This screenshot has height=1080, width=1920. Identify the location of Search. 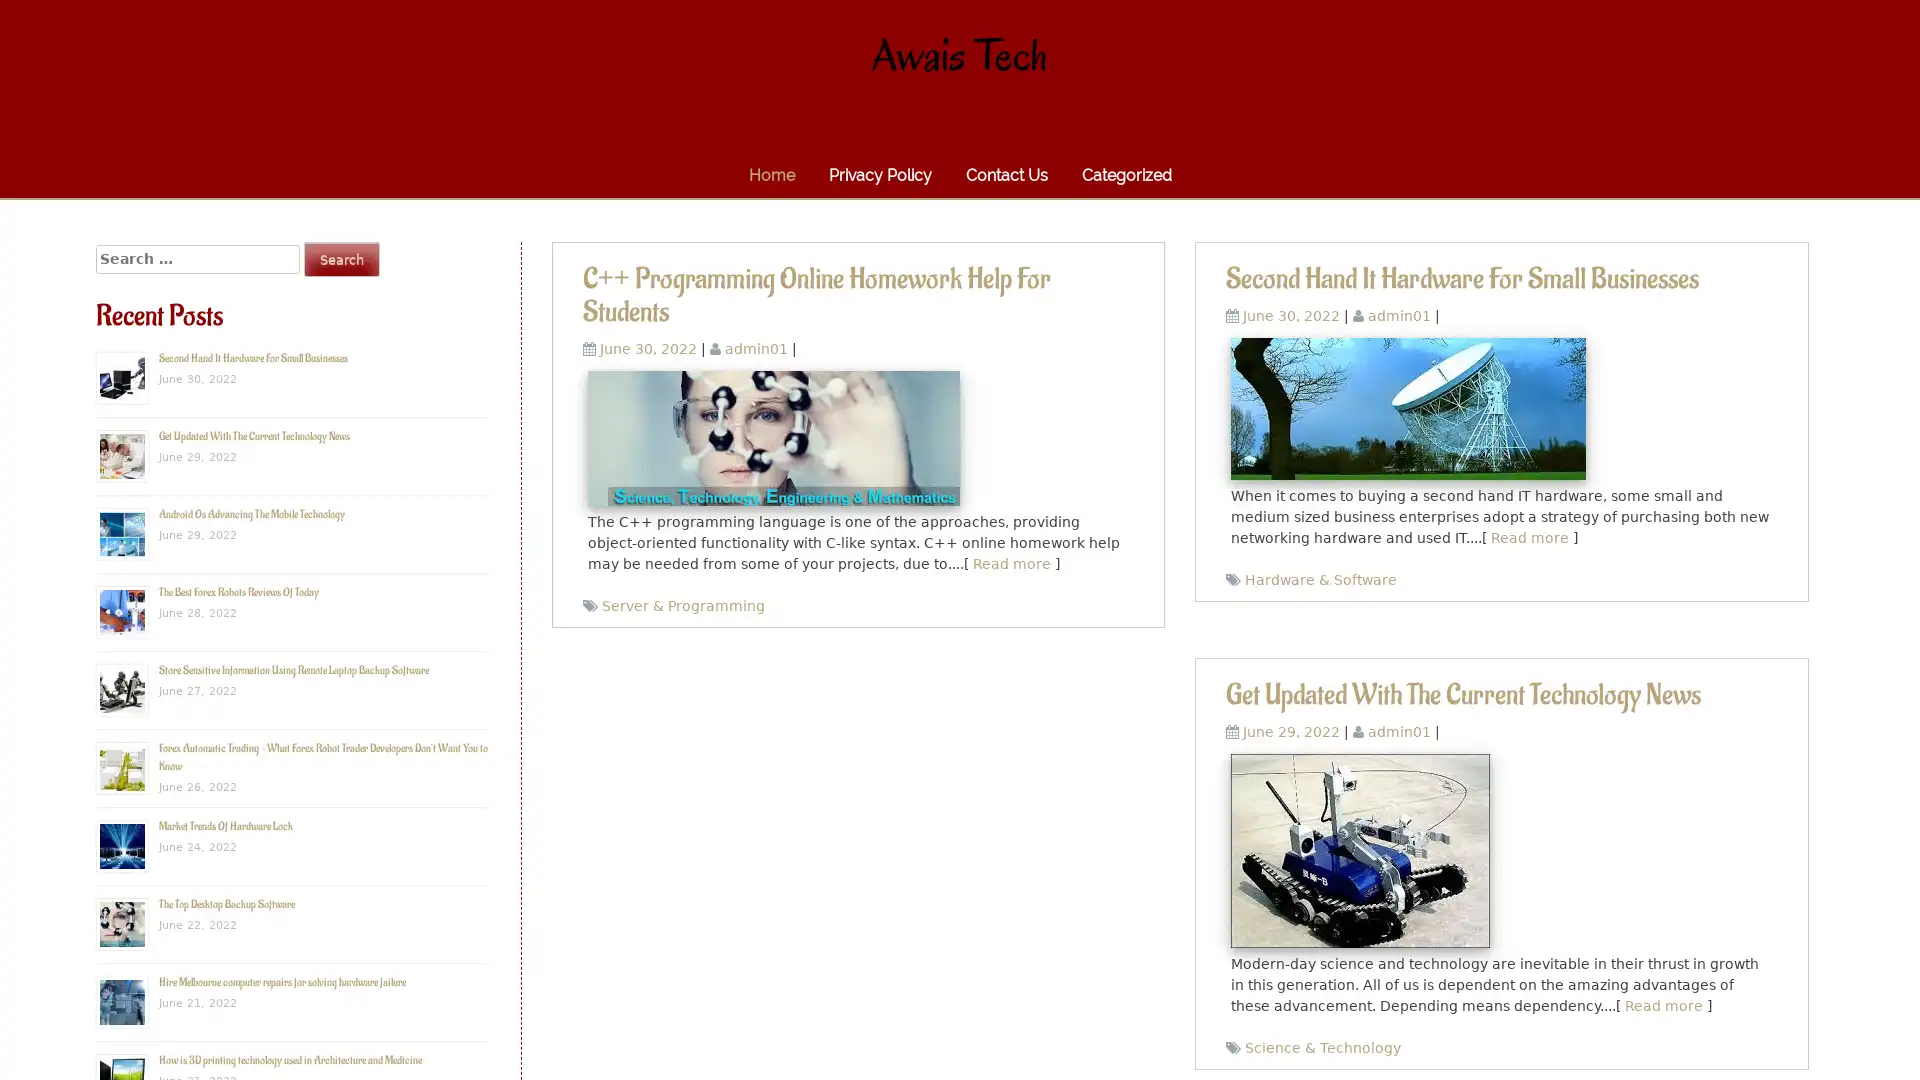
(341, 258).